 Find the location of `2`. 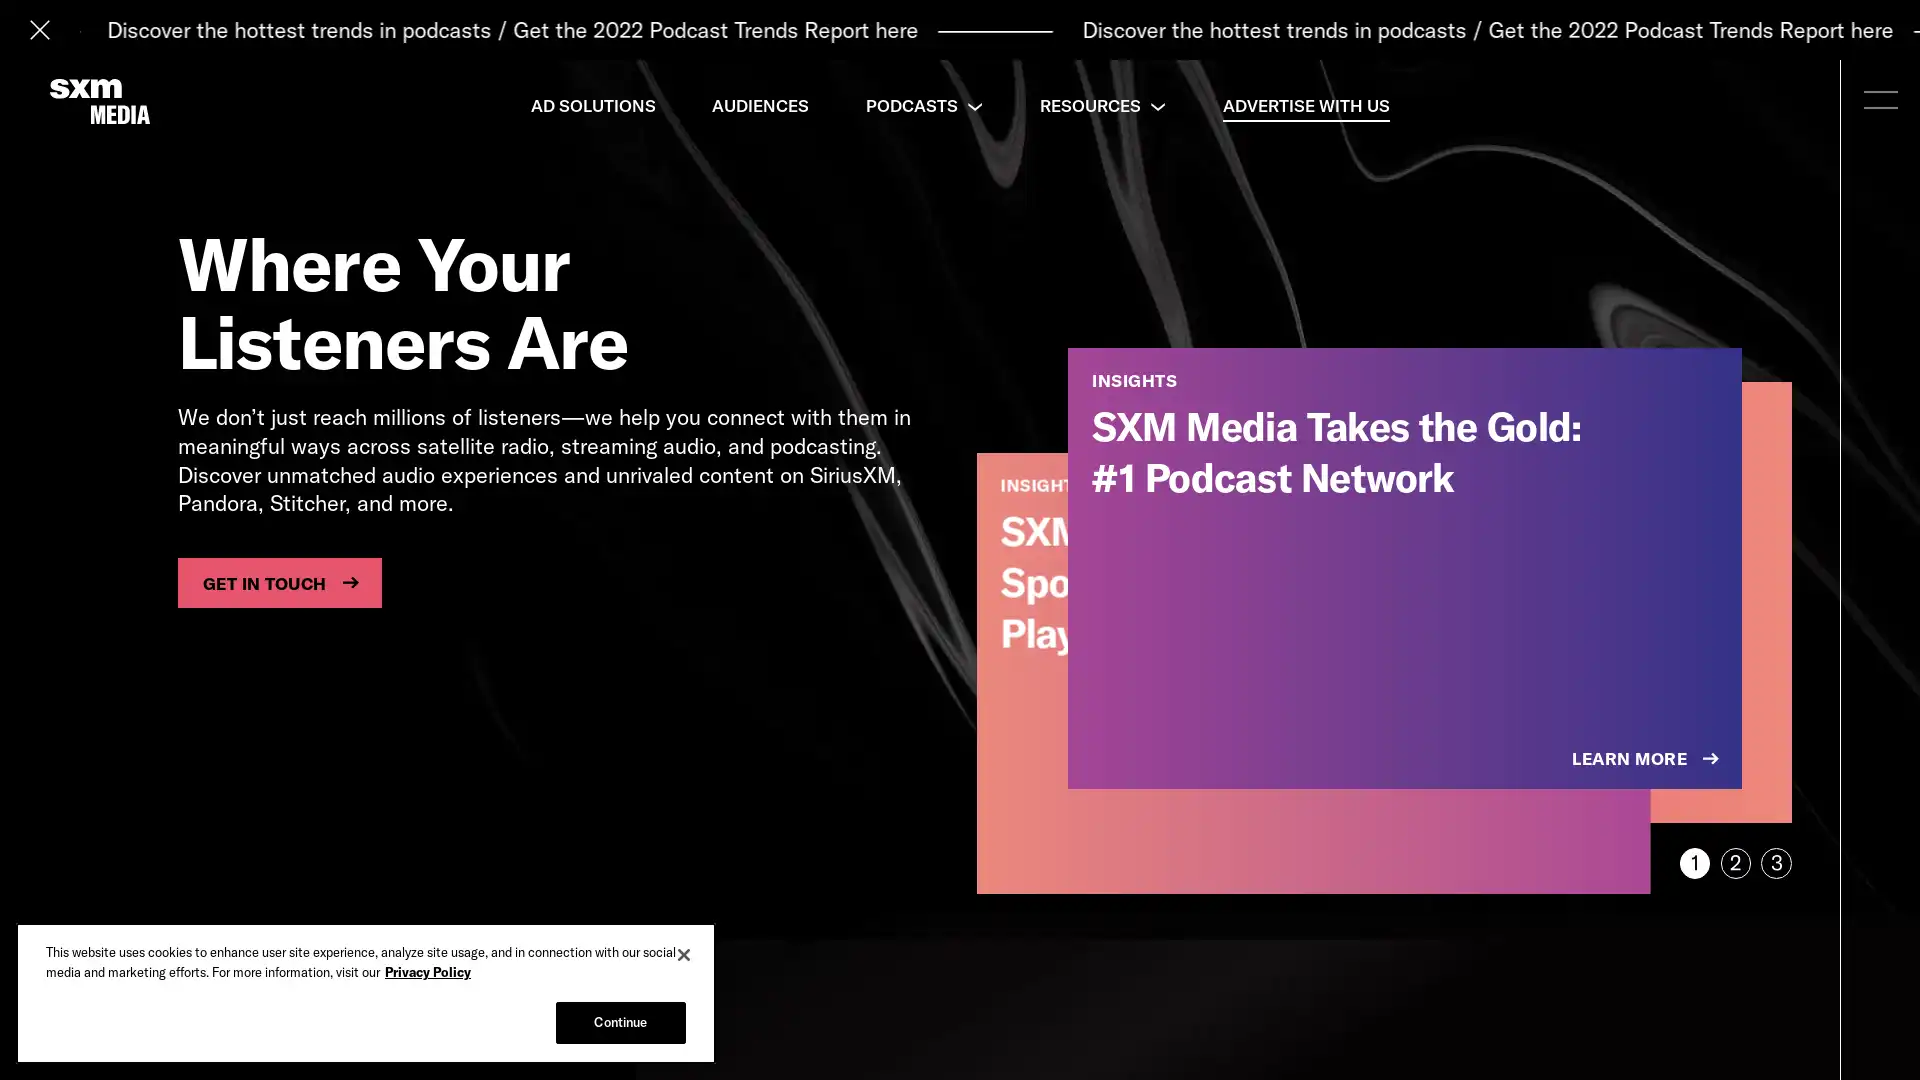

2 is located at coordinates (1734, 862).